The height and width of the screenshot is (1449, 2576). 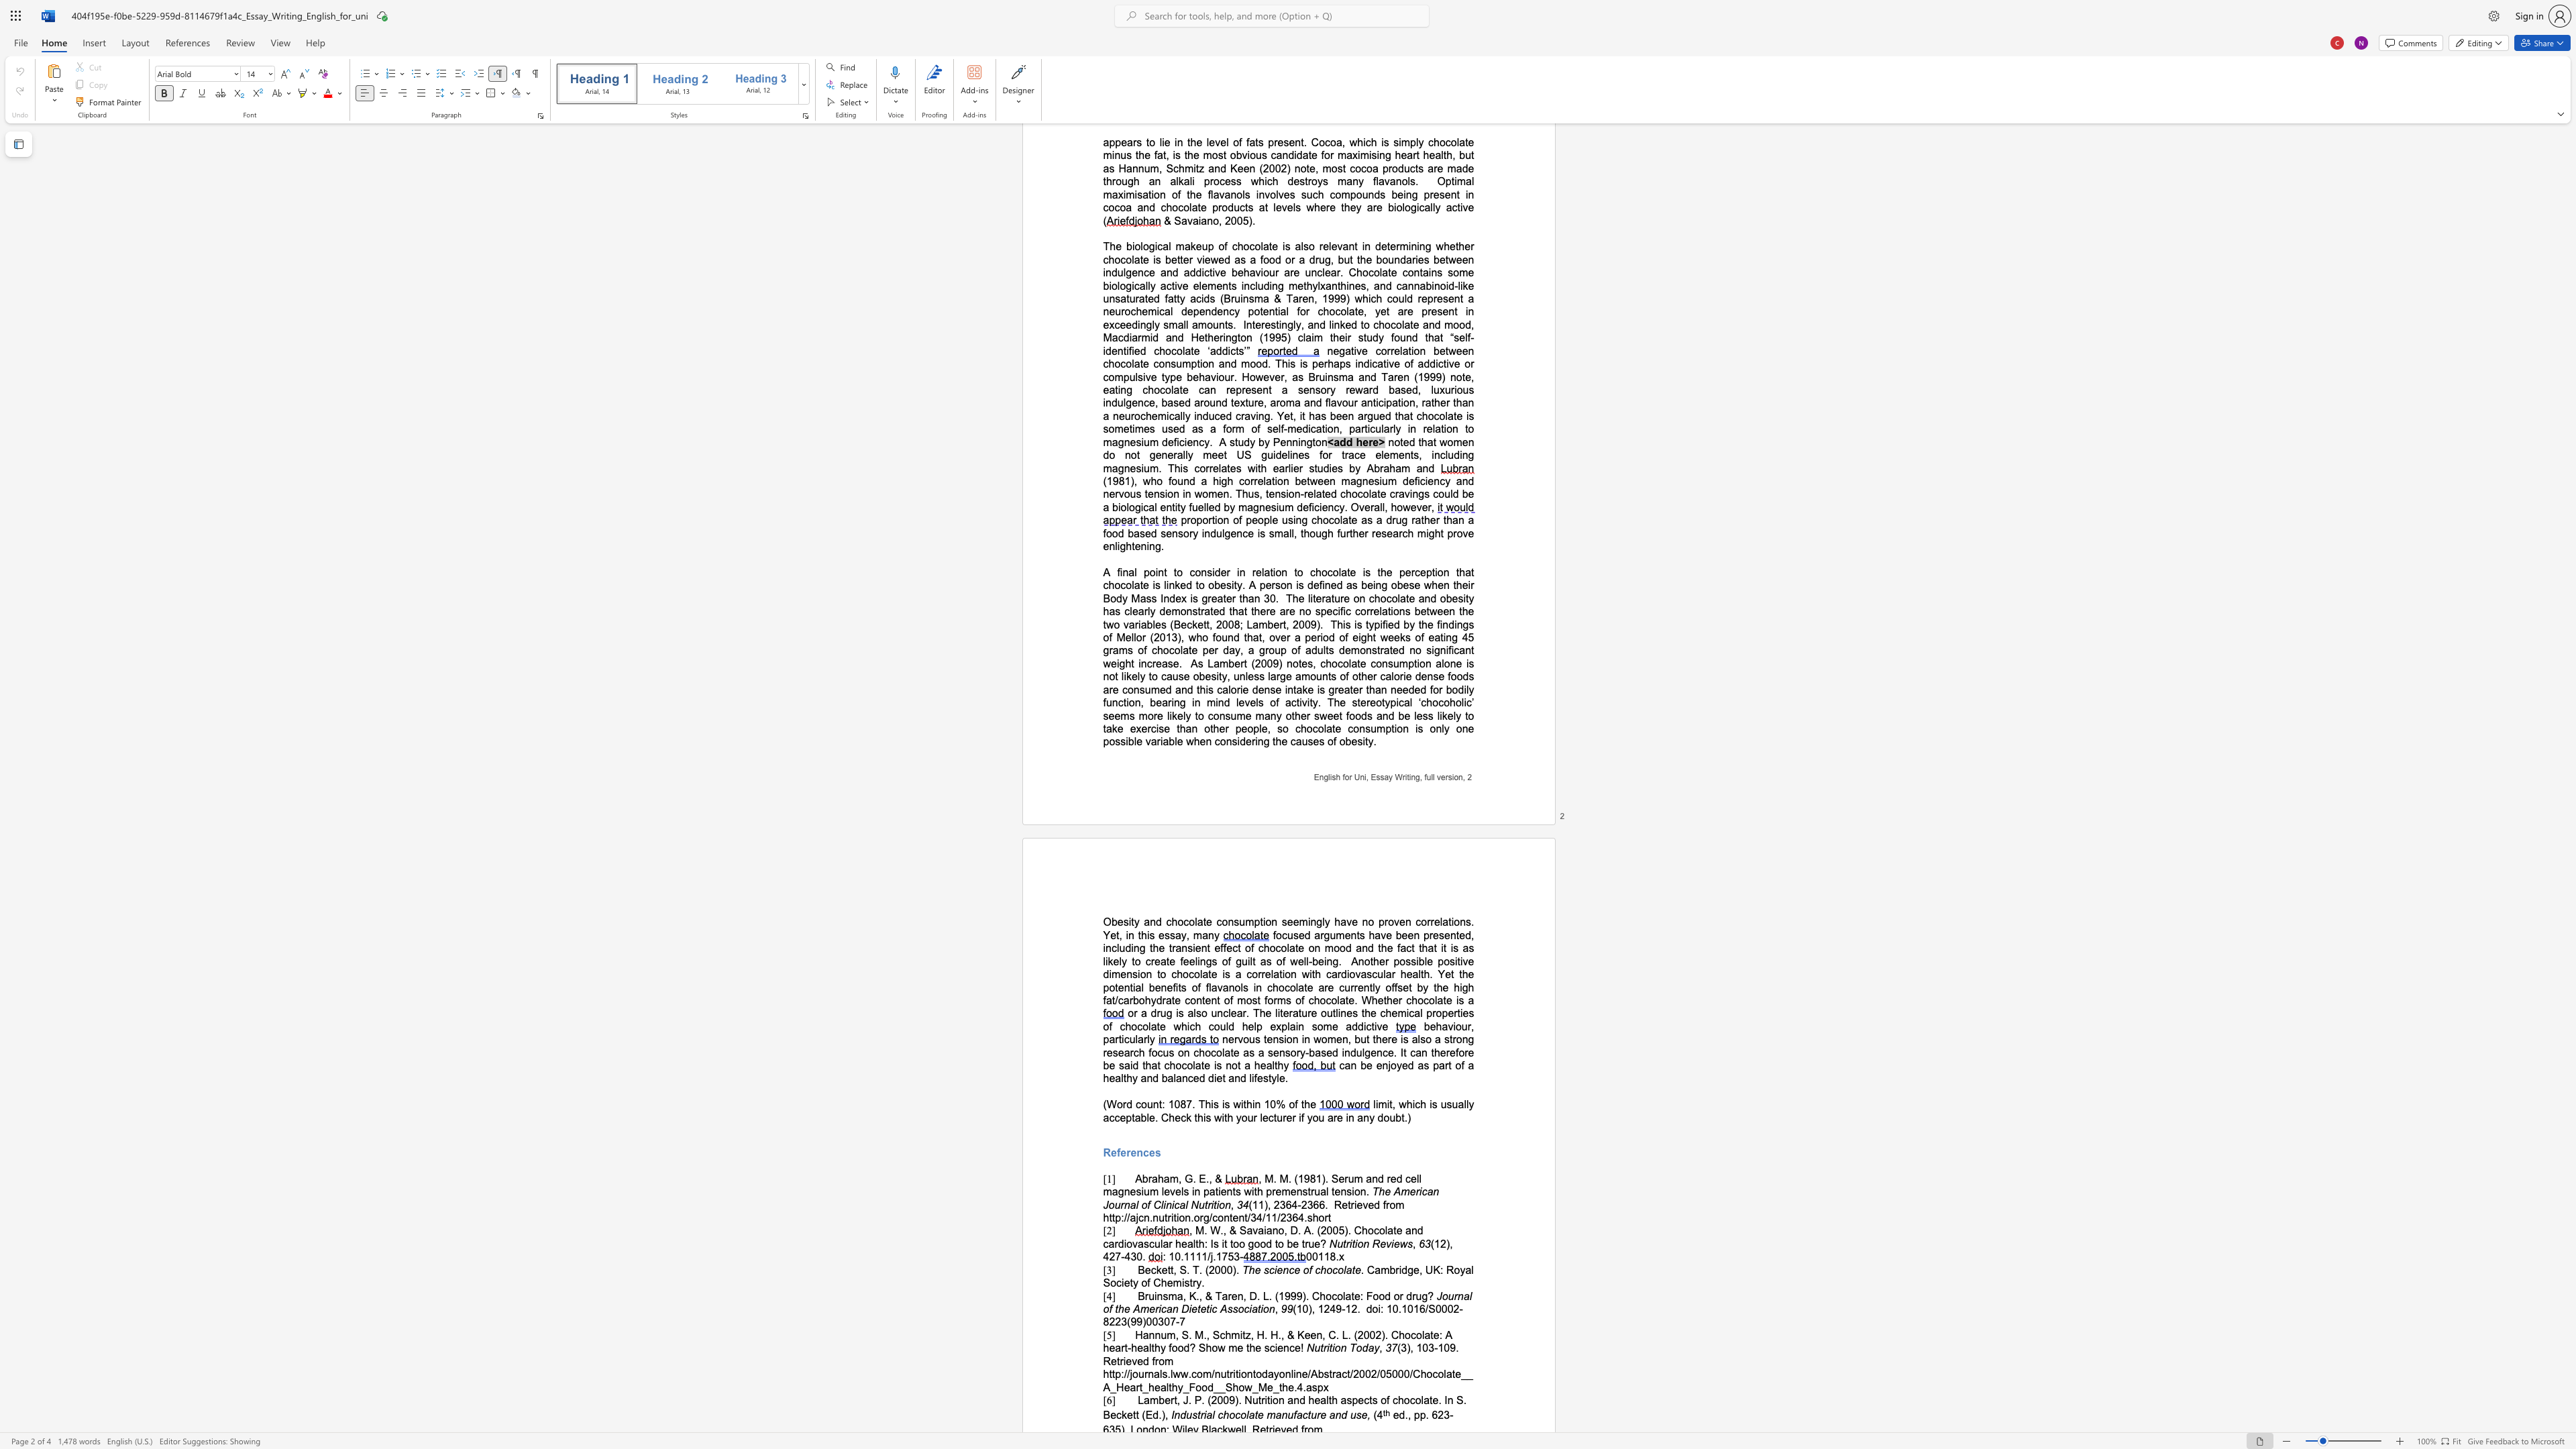 I want to click on the subset text "., &" within the text "Abraham, G. E., &", so click(x=1205, y=1178).